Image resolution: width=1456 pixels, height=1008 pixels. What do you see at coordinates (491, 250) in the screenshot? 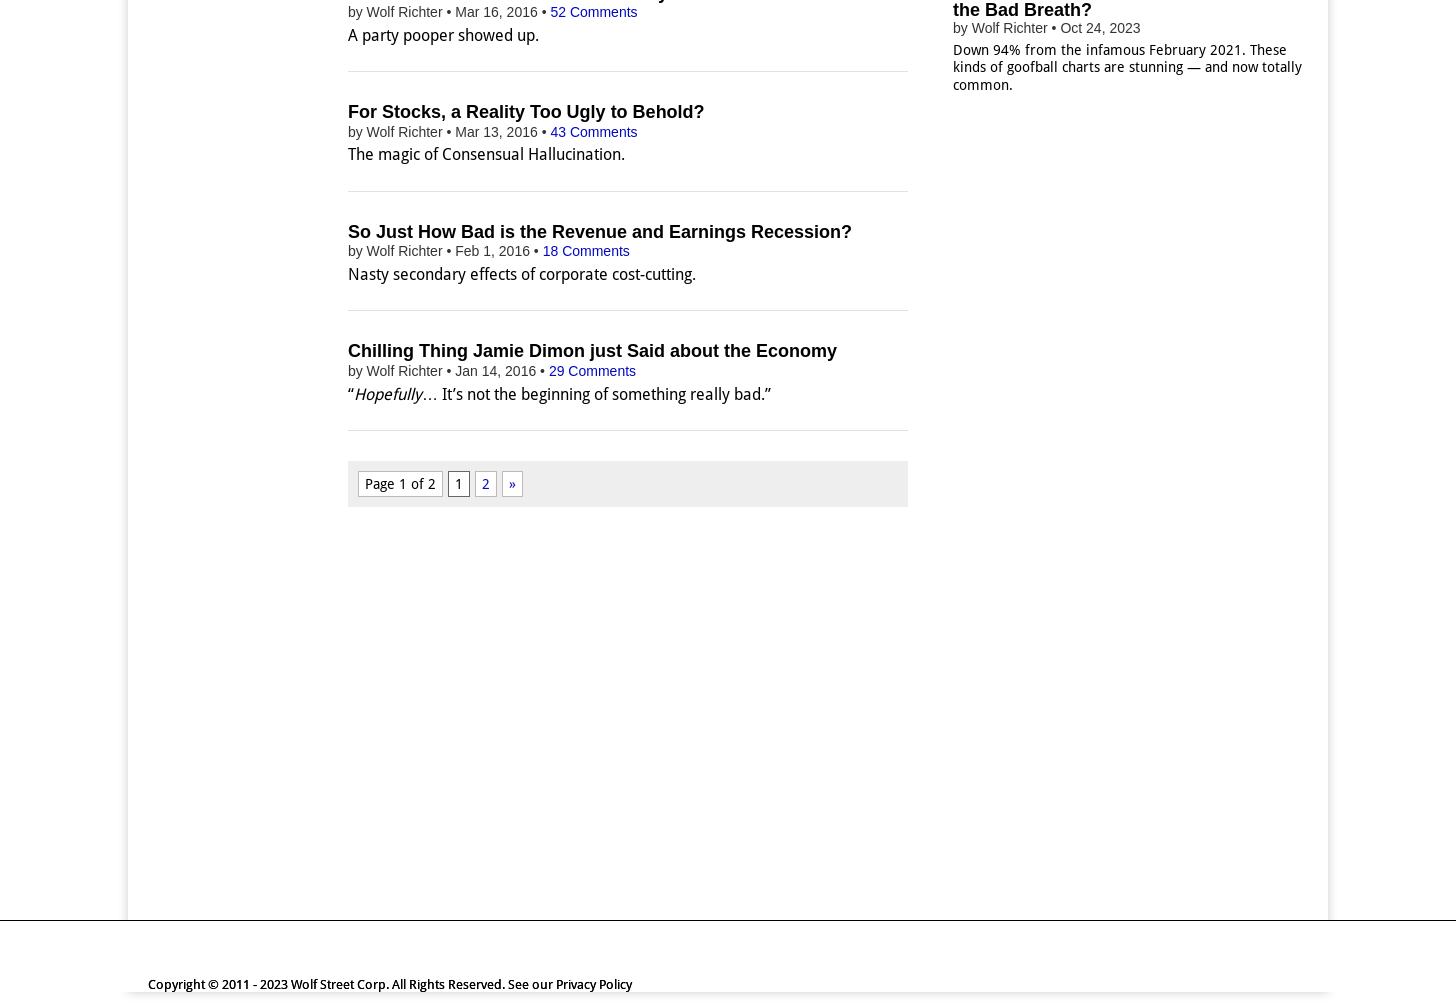
I see `'Feb 1, 2016'` at bounding box center [491, 250].